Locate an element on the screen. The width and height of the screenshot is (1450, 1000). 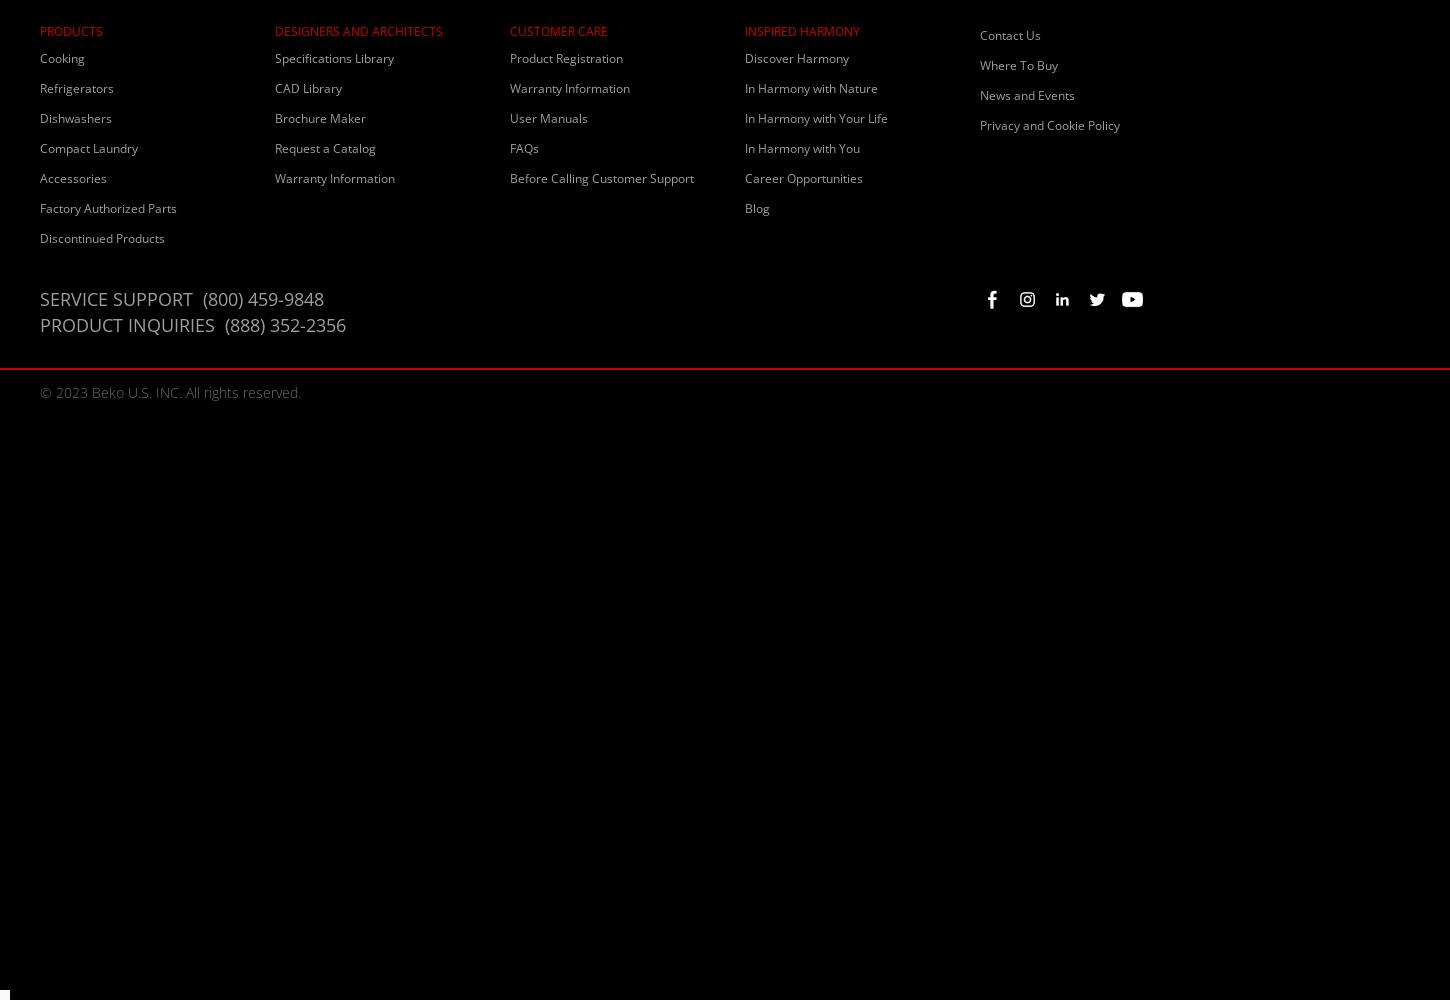
'In Harmony with Nature' is located at coordinates (811, 87).